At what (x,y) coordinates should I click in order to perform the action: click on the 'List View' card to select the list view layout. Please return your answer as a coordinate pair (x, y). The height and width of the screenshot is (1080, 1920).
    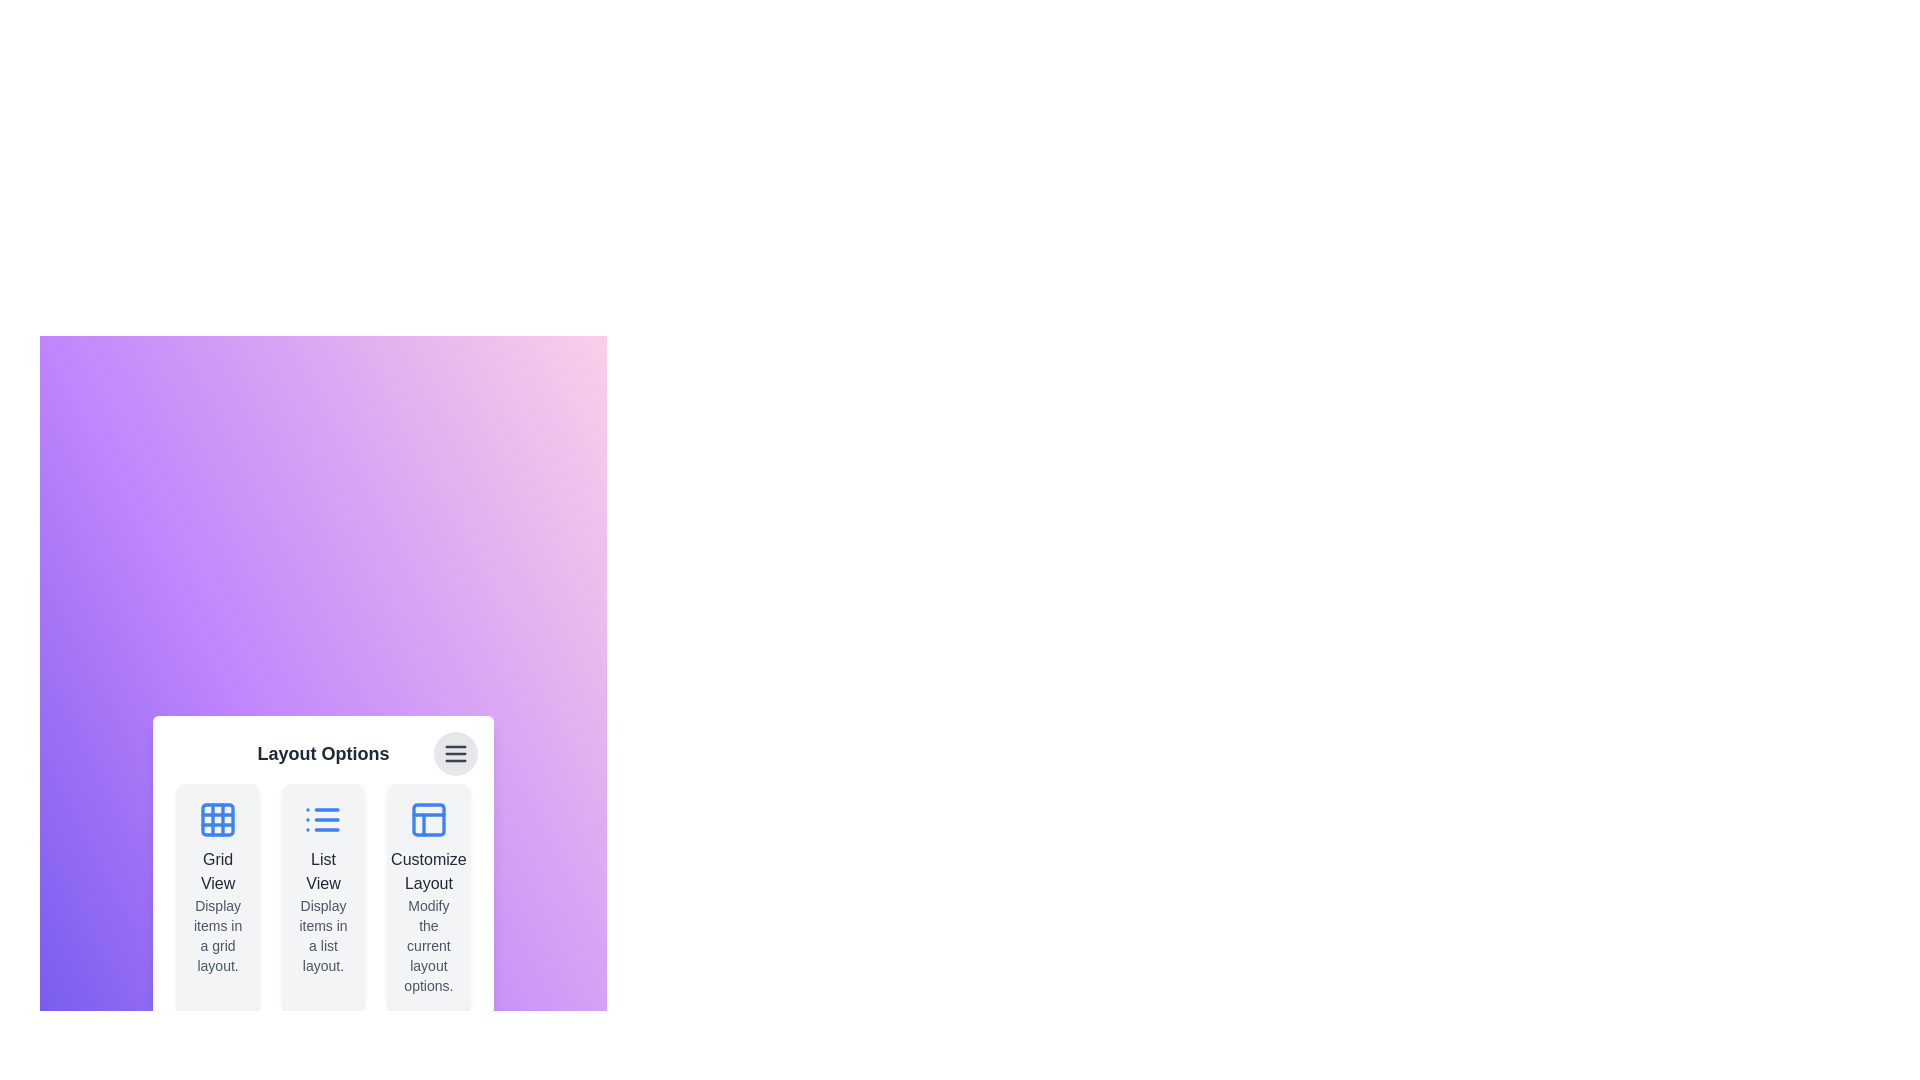
    Looking at the image, I should click on (323, 897).